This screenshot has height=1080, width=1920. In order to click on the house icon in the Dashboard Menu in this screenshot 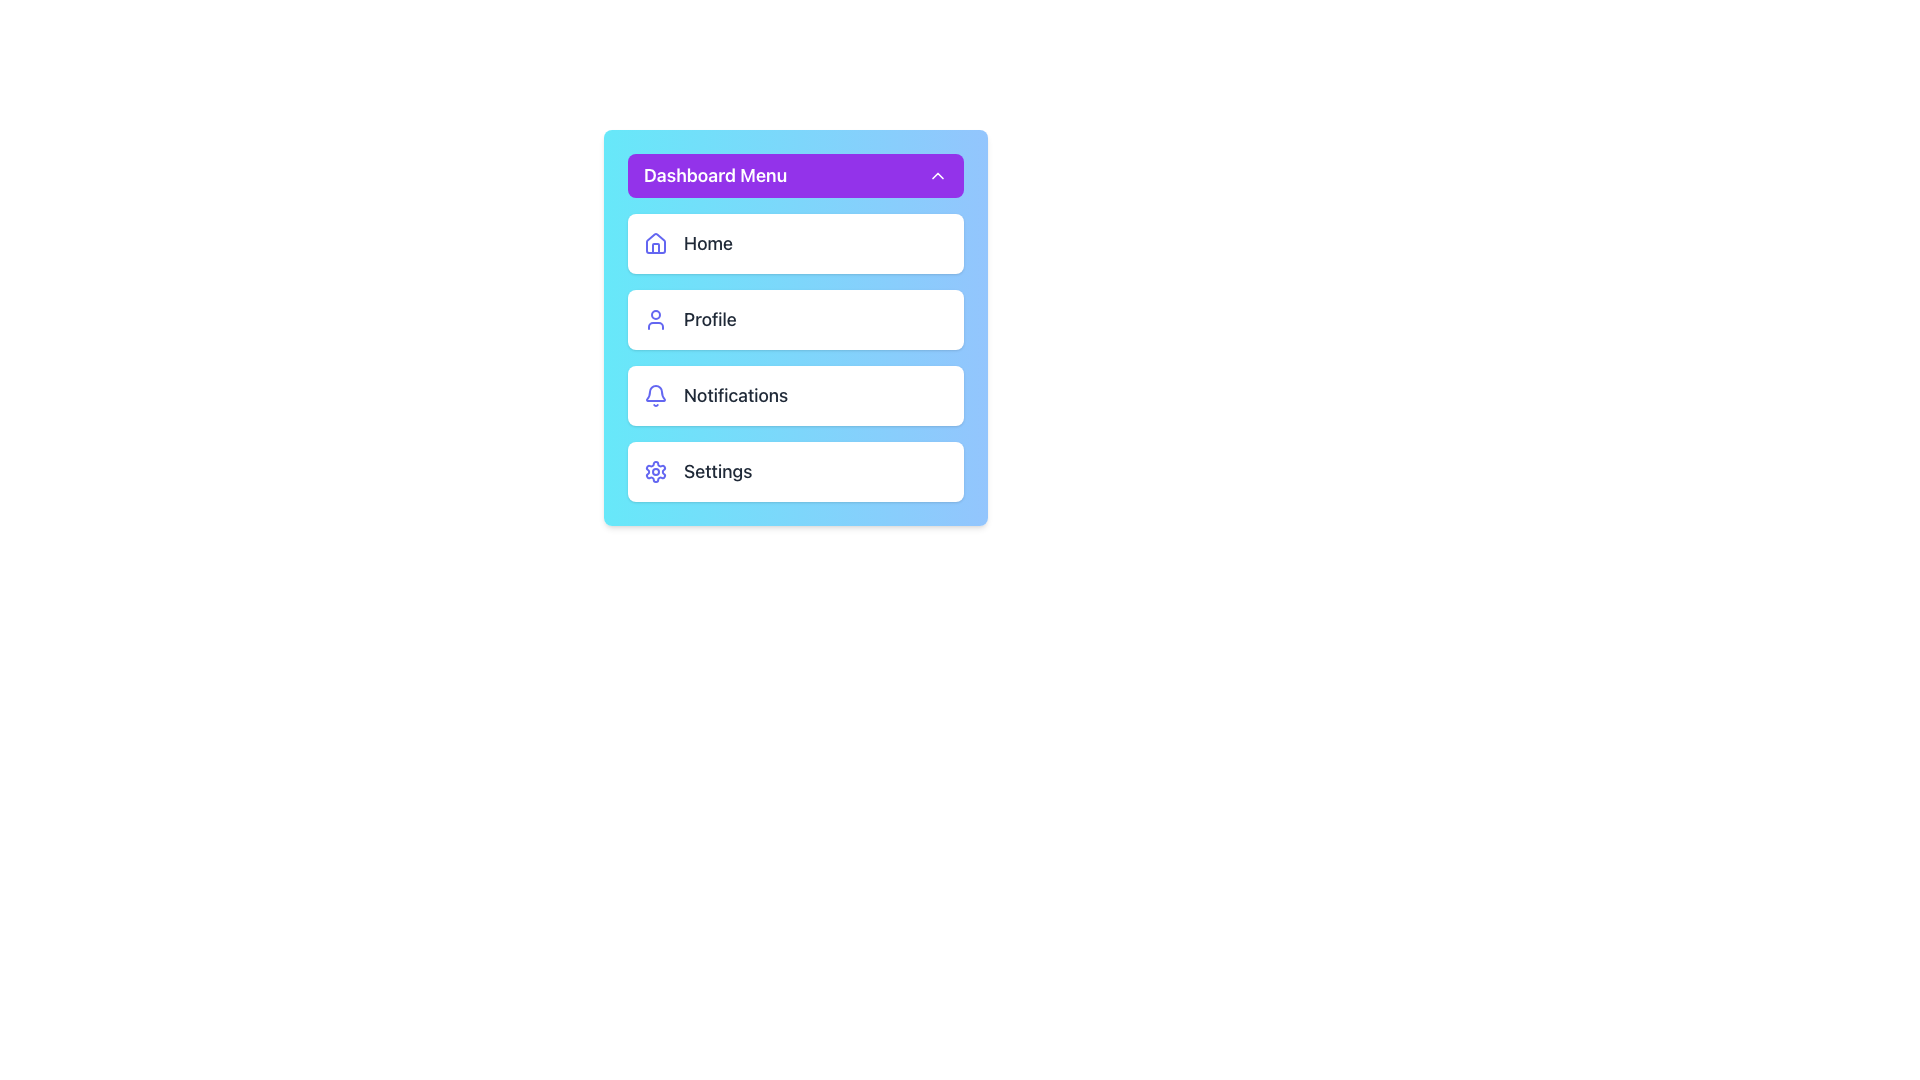, I will do `click(656, 242)`.